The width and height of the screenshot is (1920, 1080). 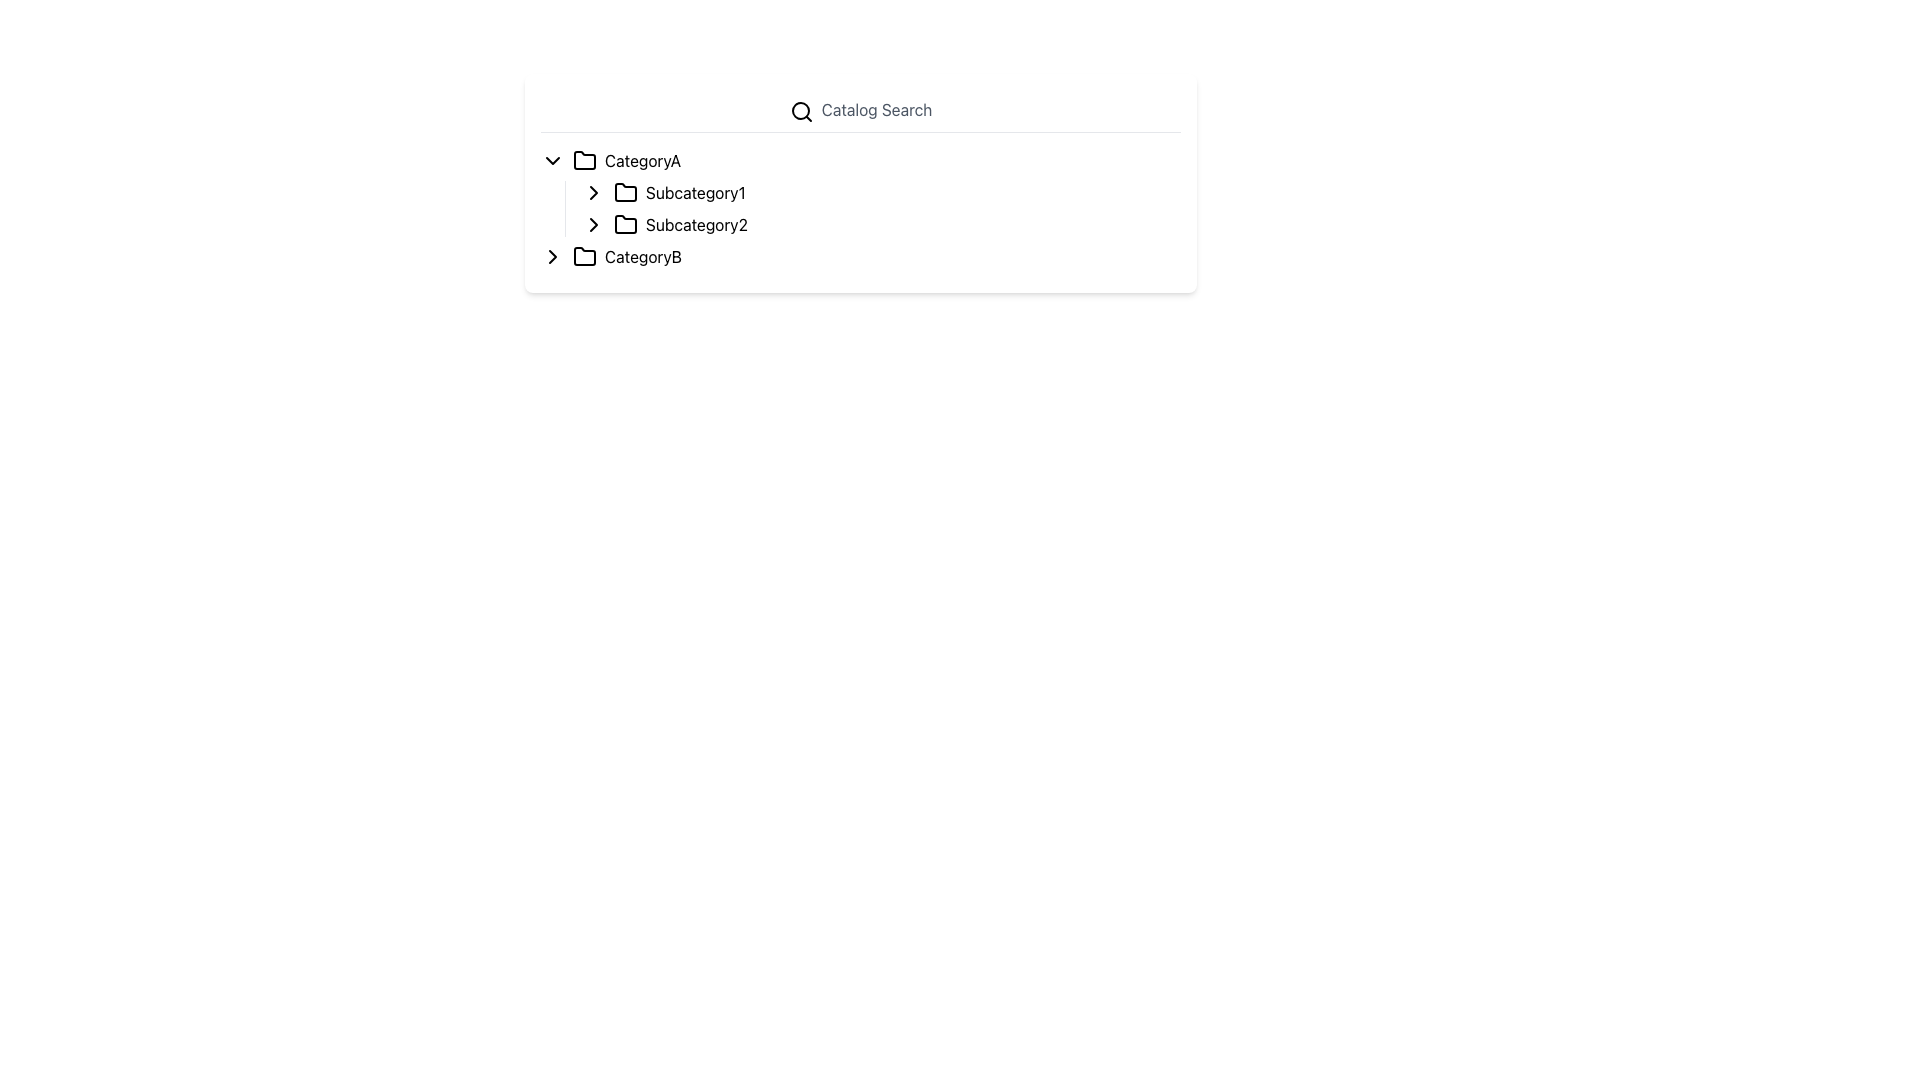 What do you see at coordinates (552, 254) in the screenshot?
I see `the Chevron icon that collapses or expands the 'CategoryB' list item, located to the left of the folder icon` at bounding box center [552, 254].